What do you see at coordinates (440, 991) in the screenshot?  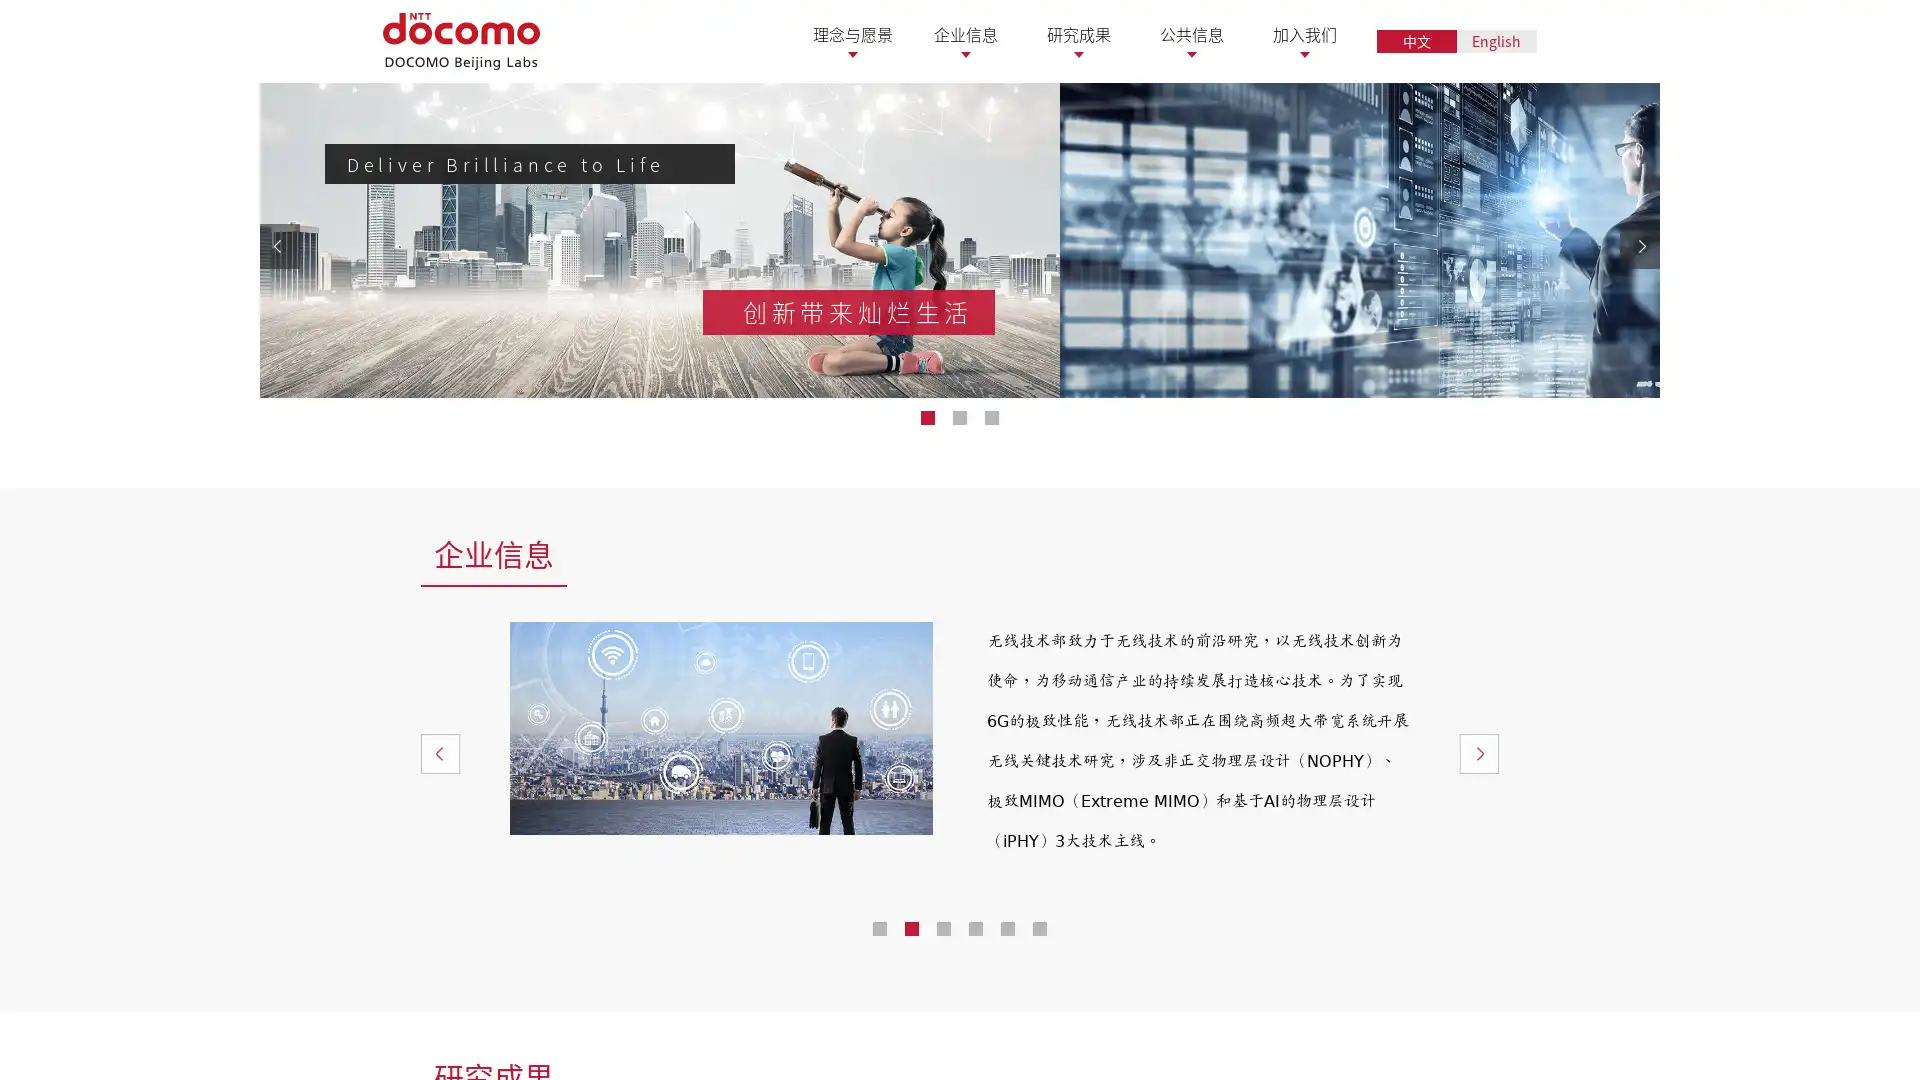 I see `Previous` at bounding box center [440, 991].